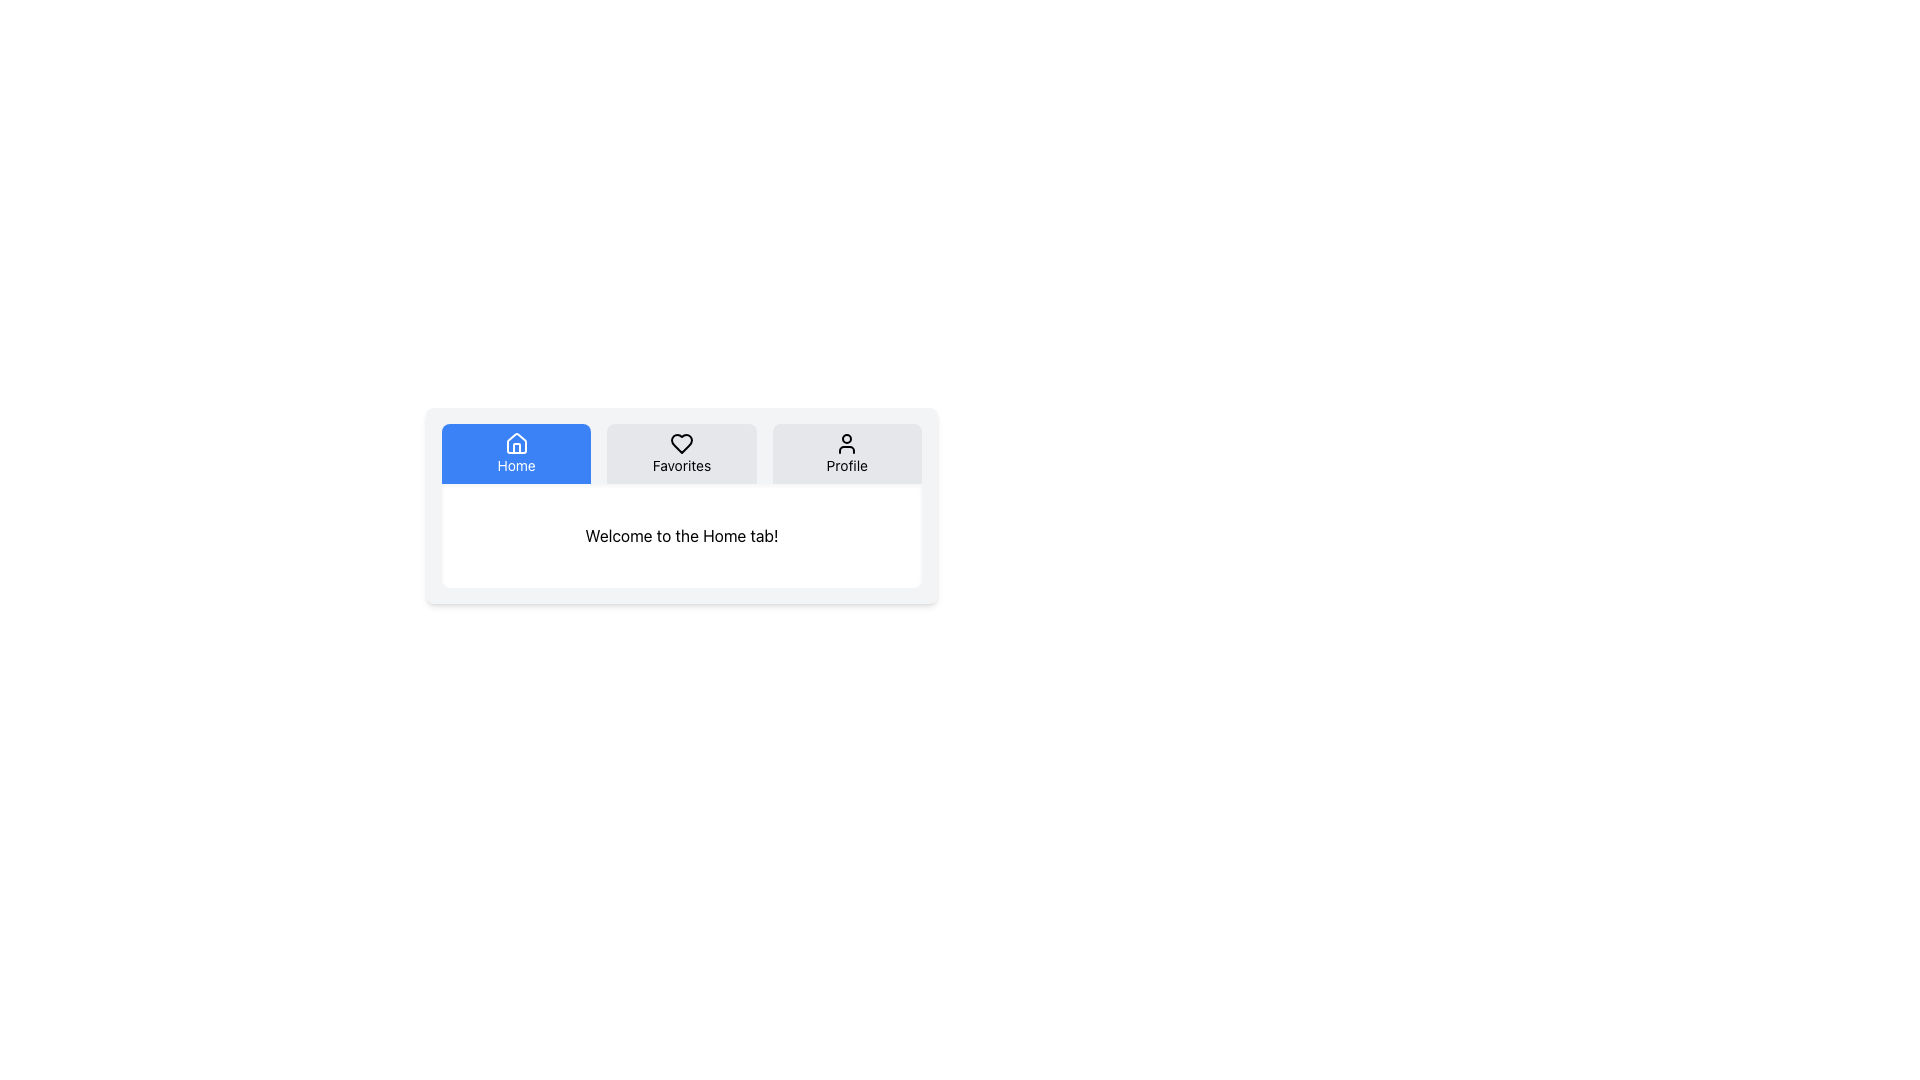 The width and height of the screenshot is (1920, 1080). What do you see at coordinates (847, 454) in the screenshot?
I see `the gray rectangular button with rounded top corners labeled 'Profile'` at bounding box center [847, 454].